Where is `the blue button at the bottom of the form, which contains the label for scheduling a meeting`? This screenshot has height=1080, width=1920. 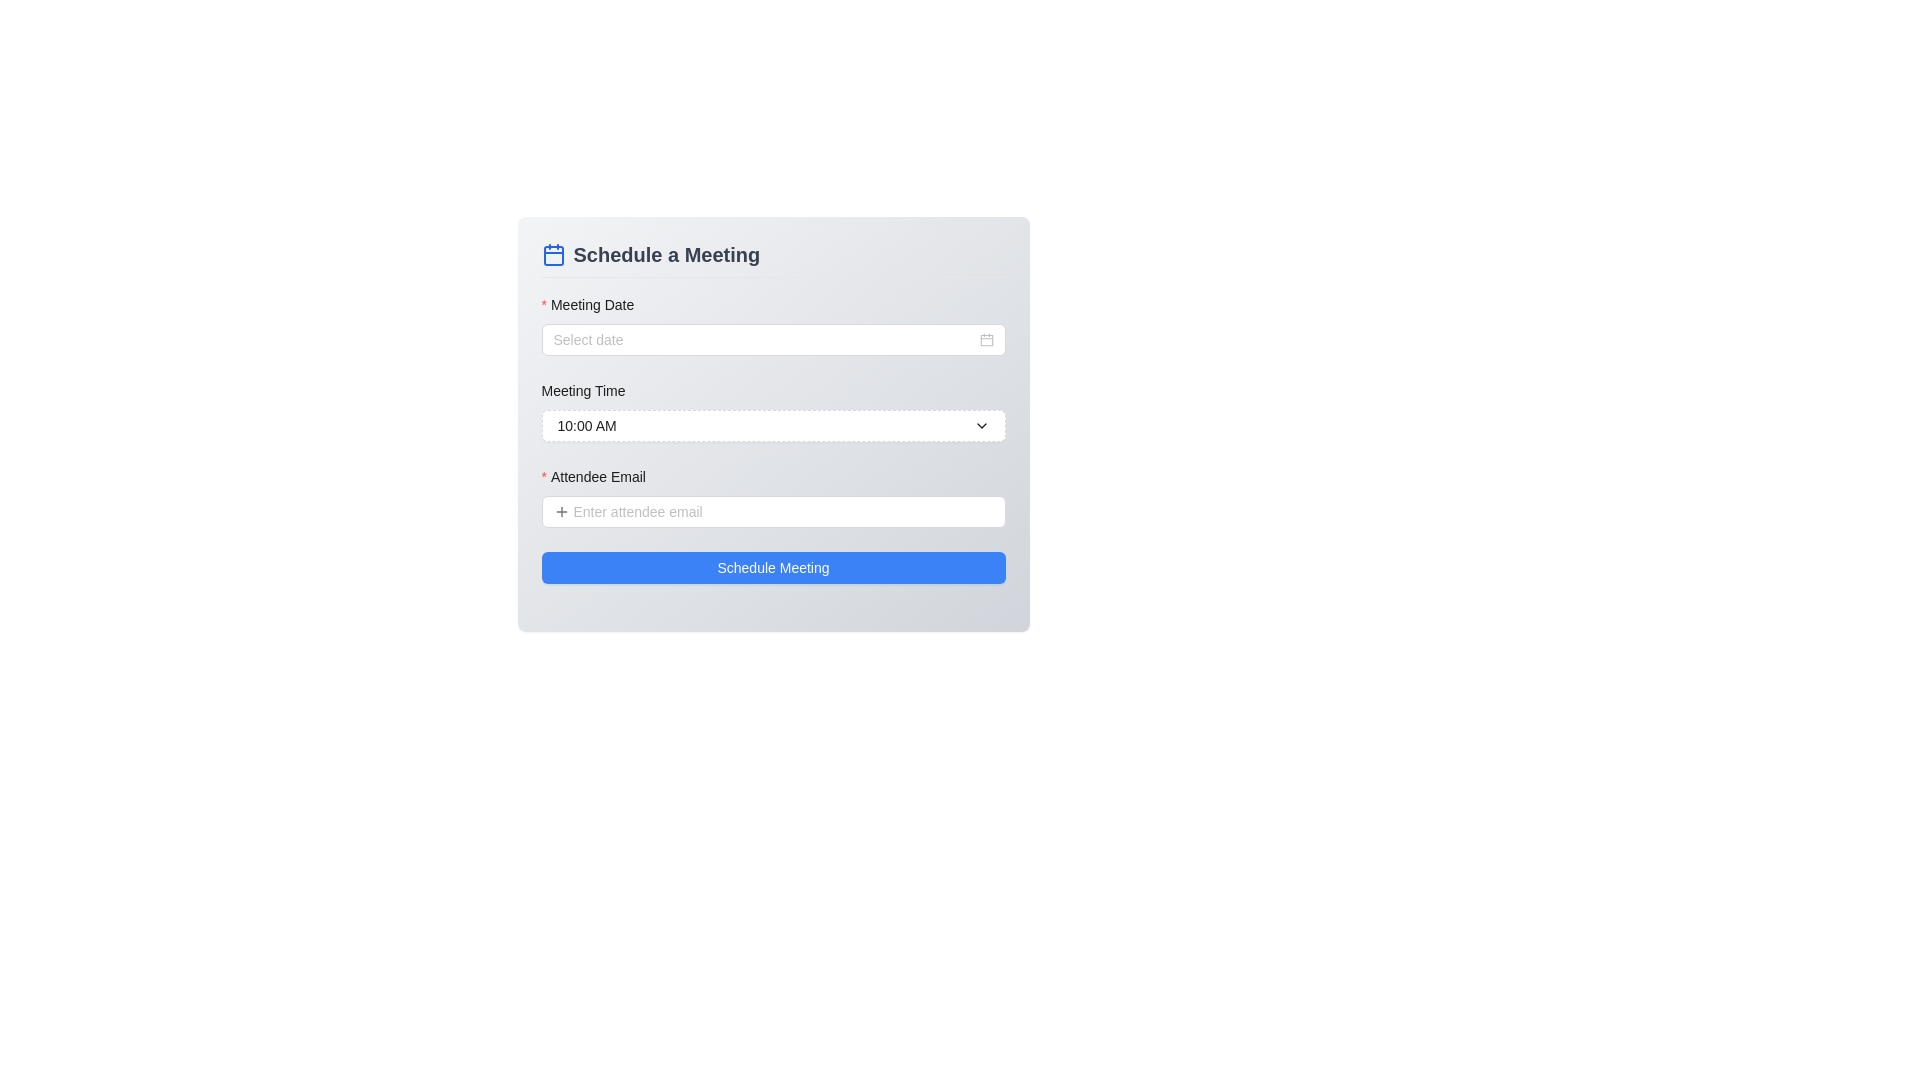
the blue button at the bottom of the form, which contains the label for scheduling a meeting is located at coordinates (772, 567).